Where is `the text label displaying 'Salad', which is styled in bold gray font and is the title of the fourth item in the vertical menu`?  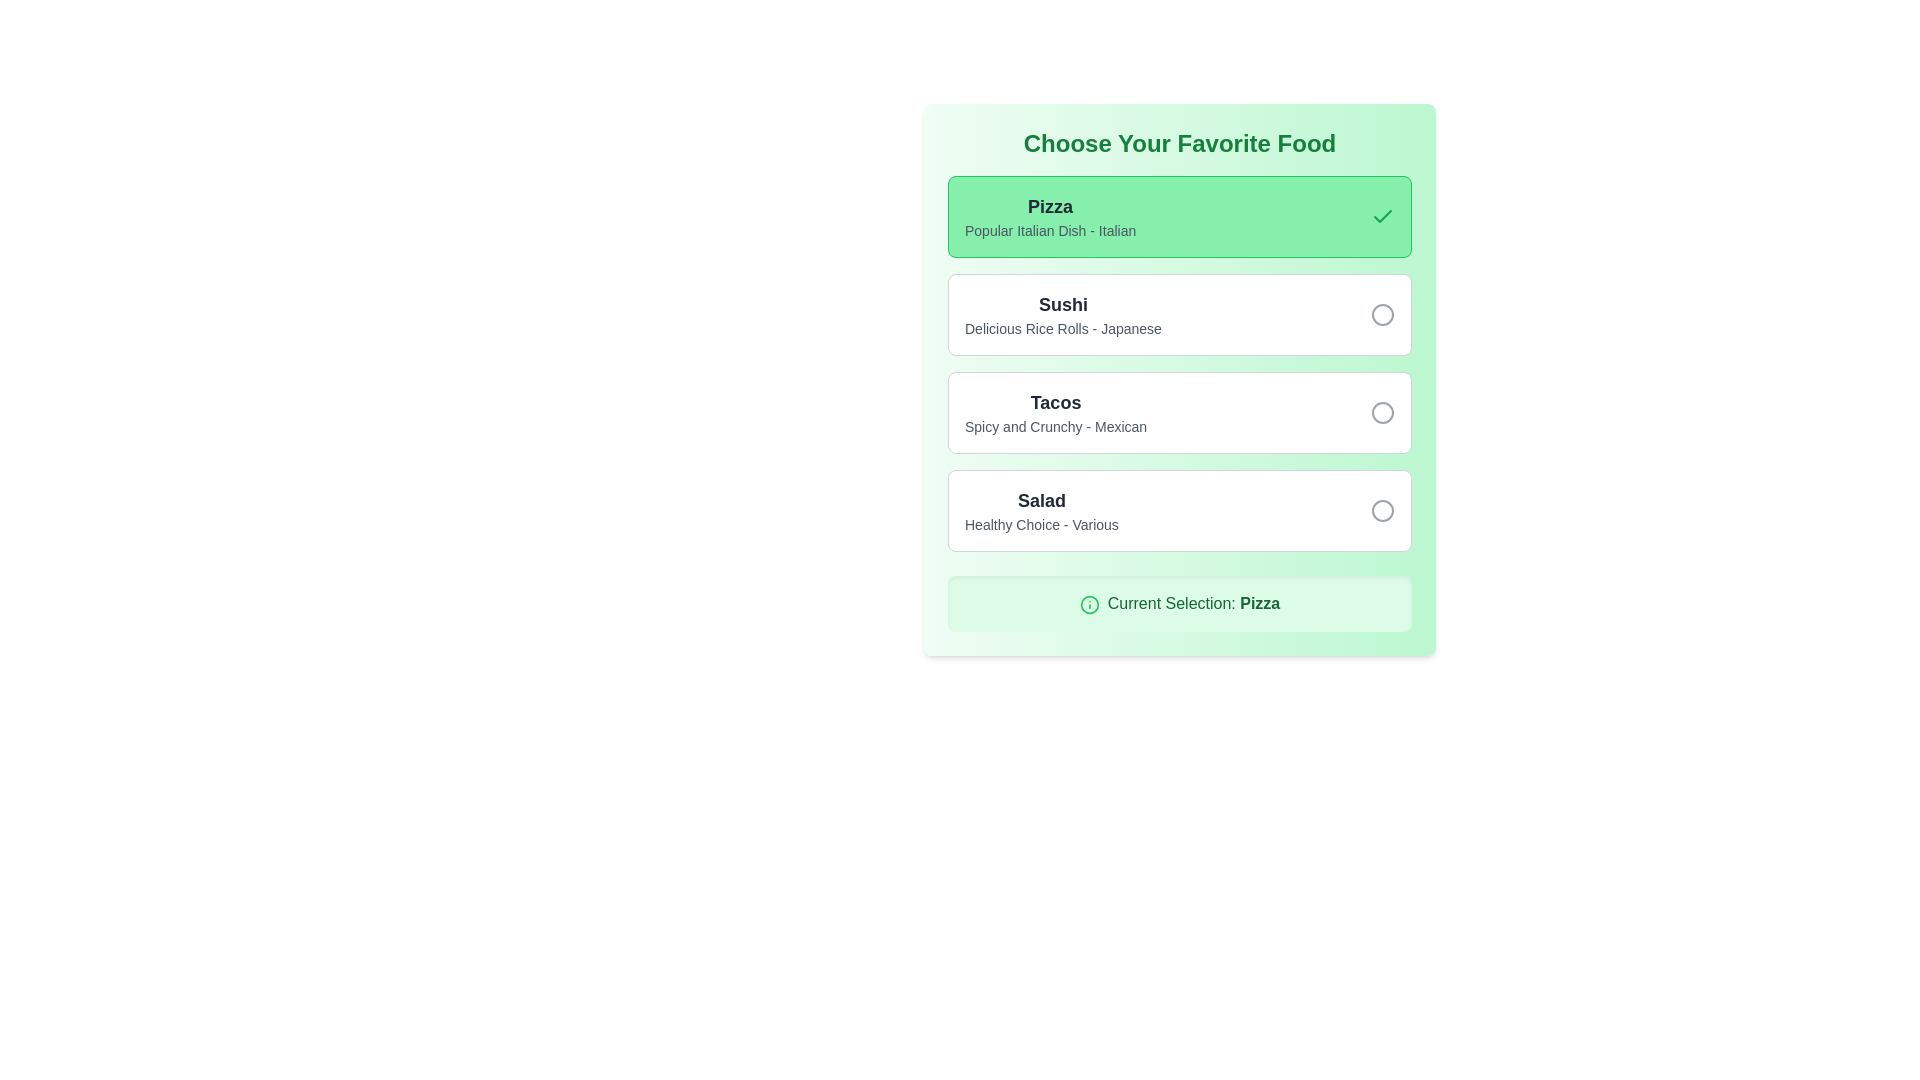 the text label displaying 'Salad', which is styled in bold gray font and is the title of the fourth item in the vertical menu is located at coordinates (1040, 500).